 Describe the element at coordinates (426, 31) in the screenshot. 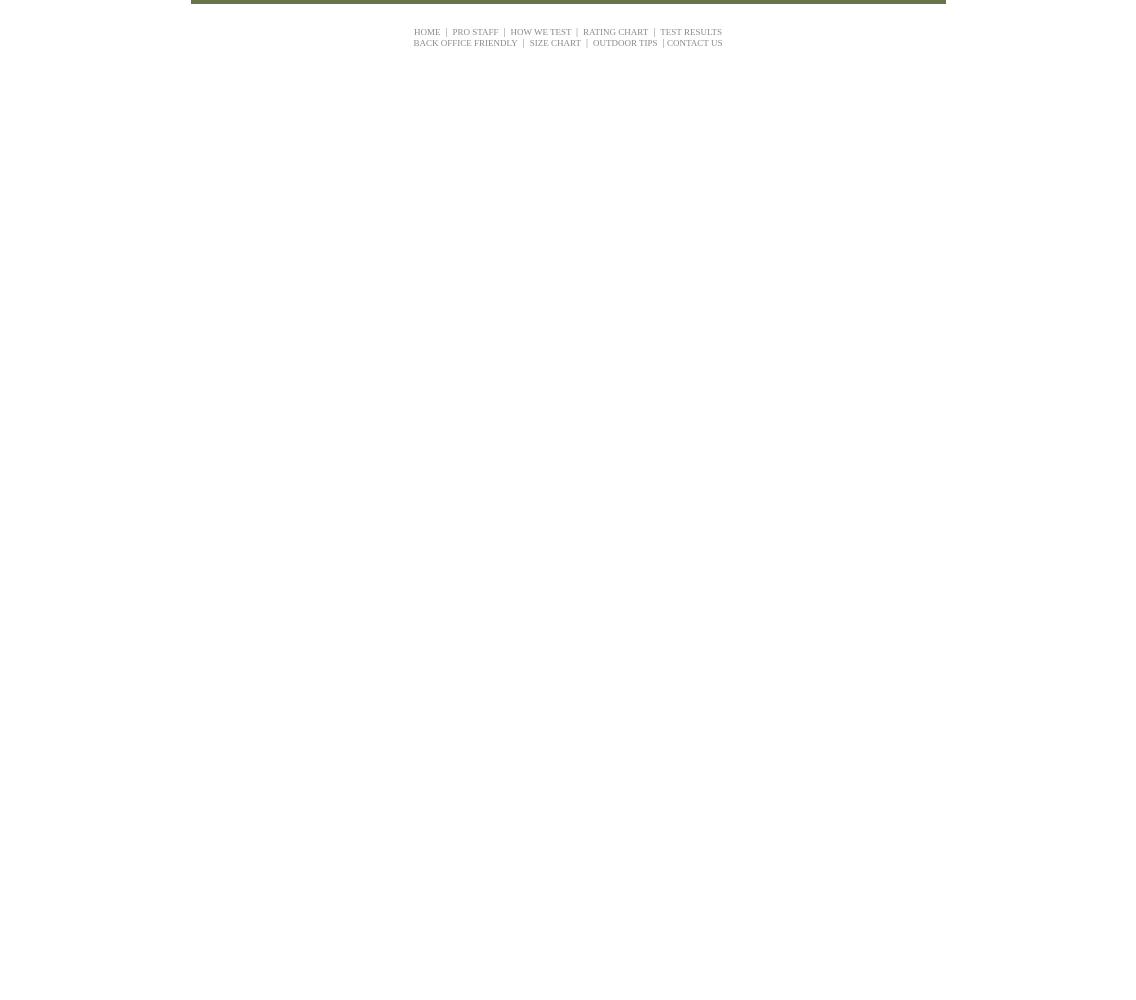

I see `'HOME'` at that location.